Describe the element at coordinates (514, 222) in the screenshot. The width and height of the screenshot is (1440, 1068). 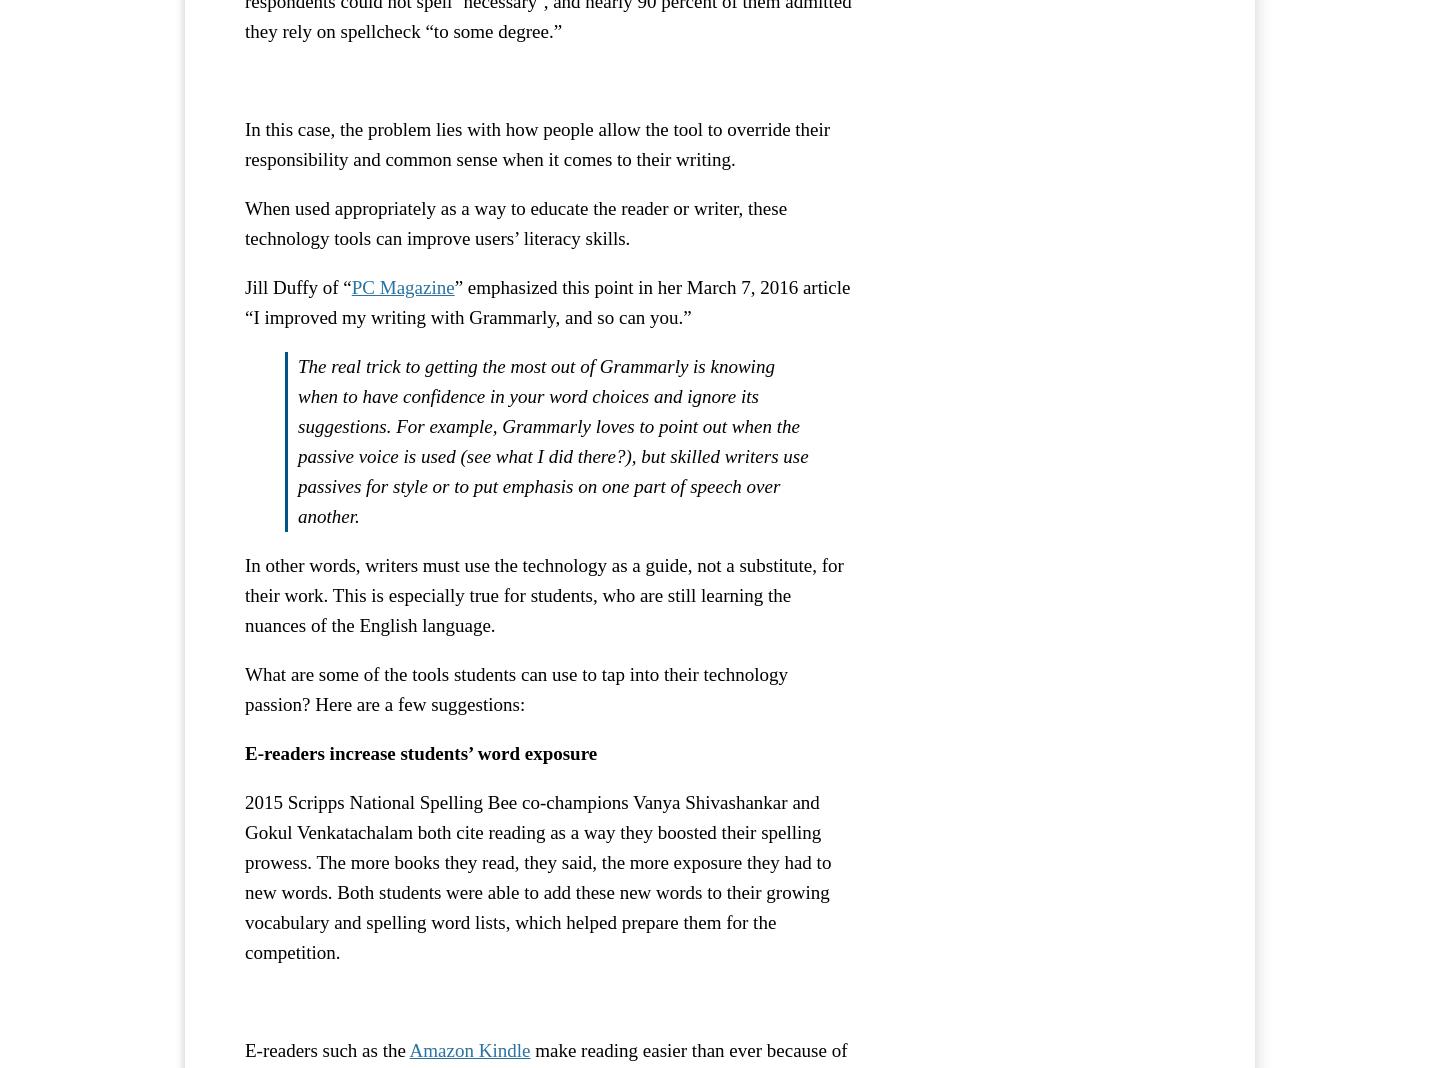
I see `'When used appropriately as a way to educate the reader or writer, these technology tools can improve users’ literacy skills.'` at that location.